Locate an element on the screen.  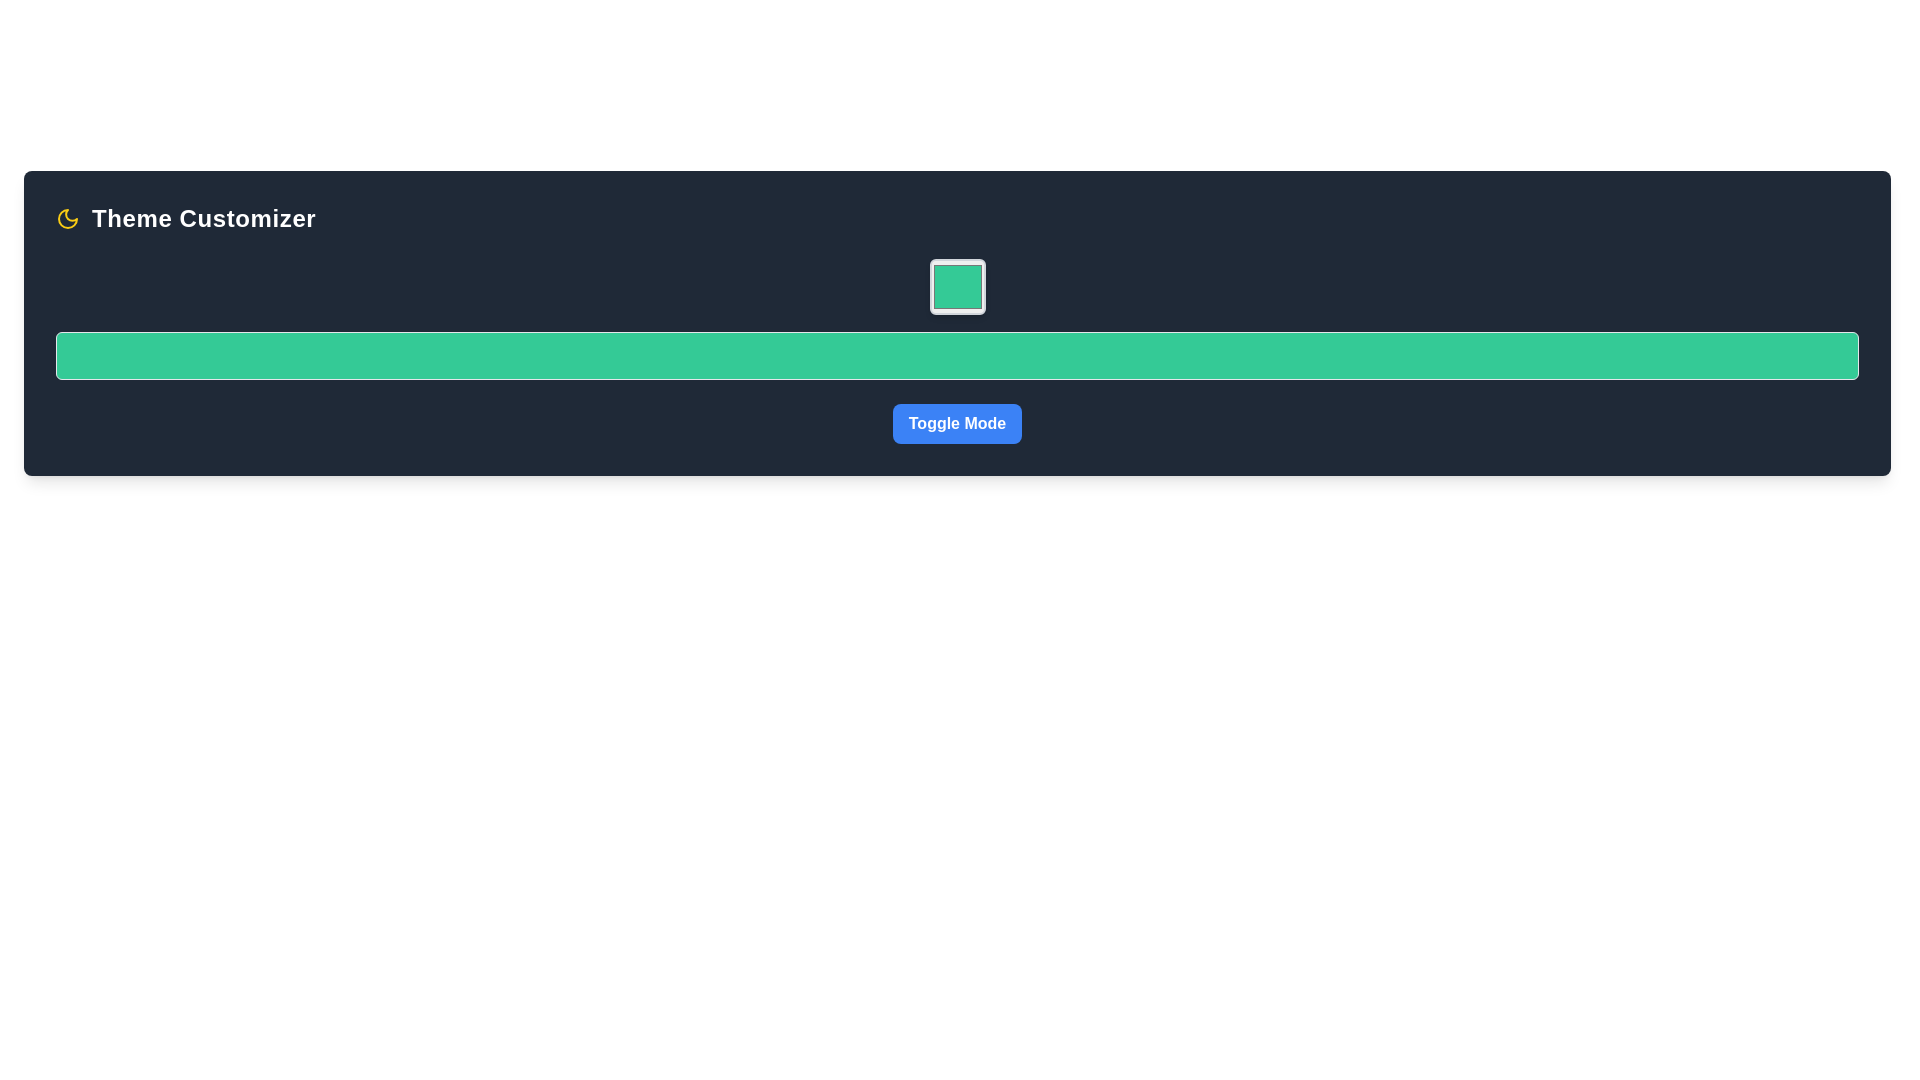
the small vivid yellow crescent moon icon located at the far left of the 'Theme Customizer' header section is located at coordinates (67, 219).